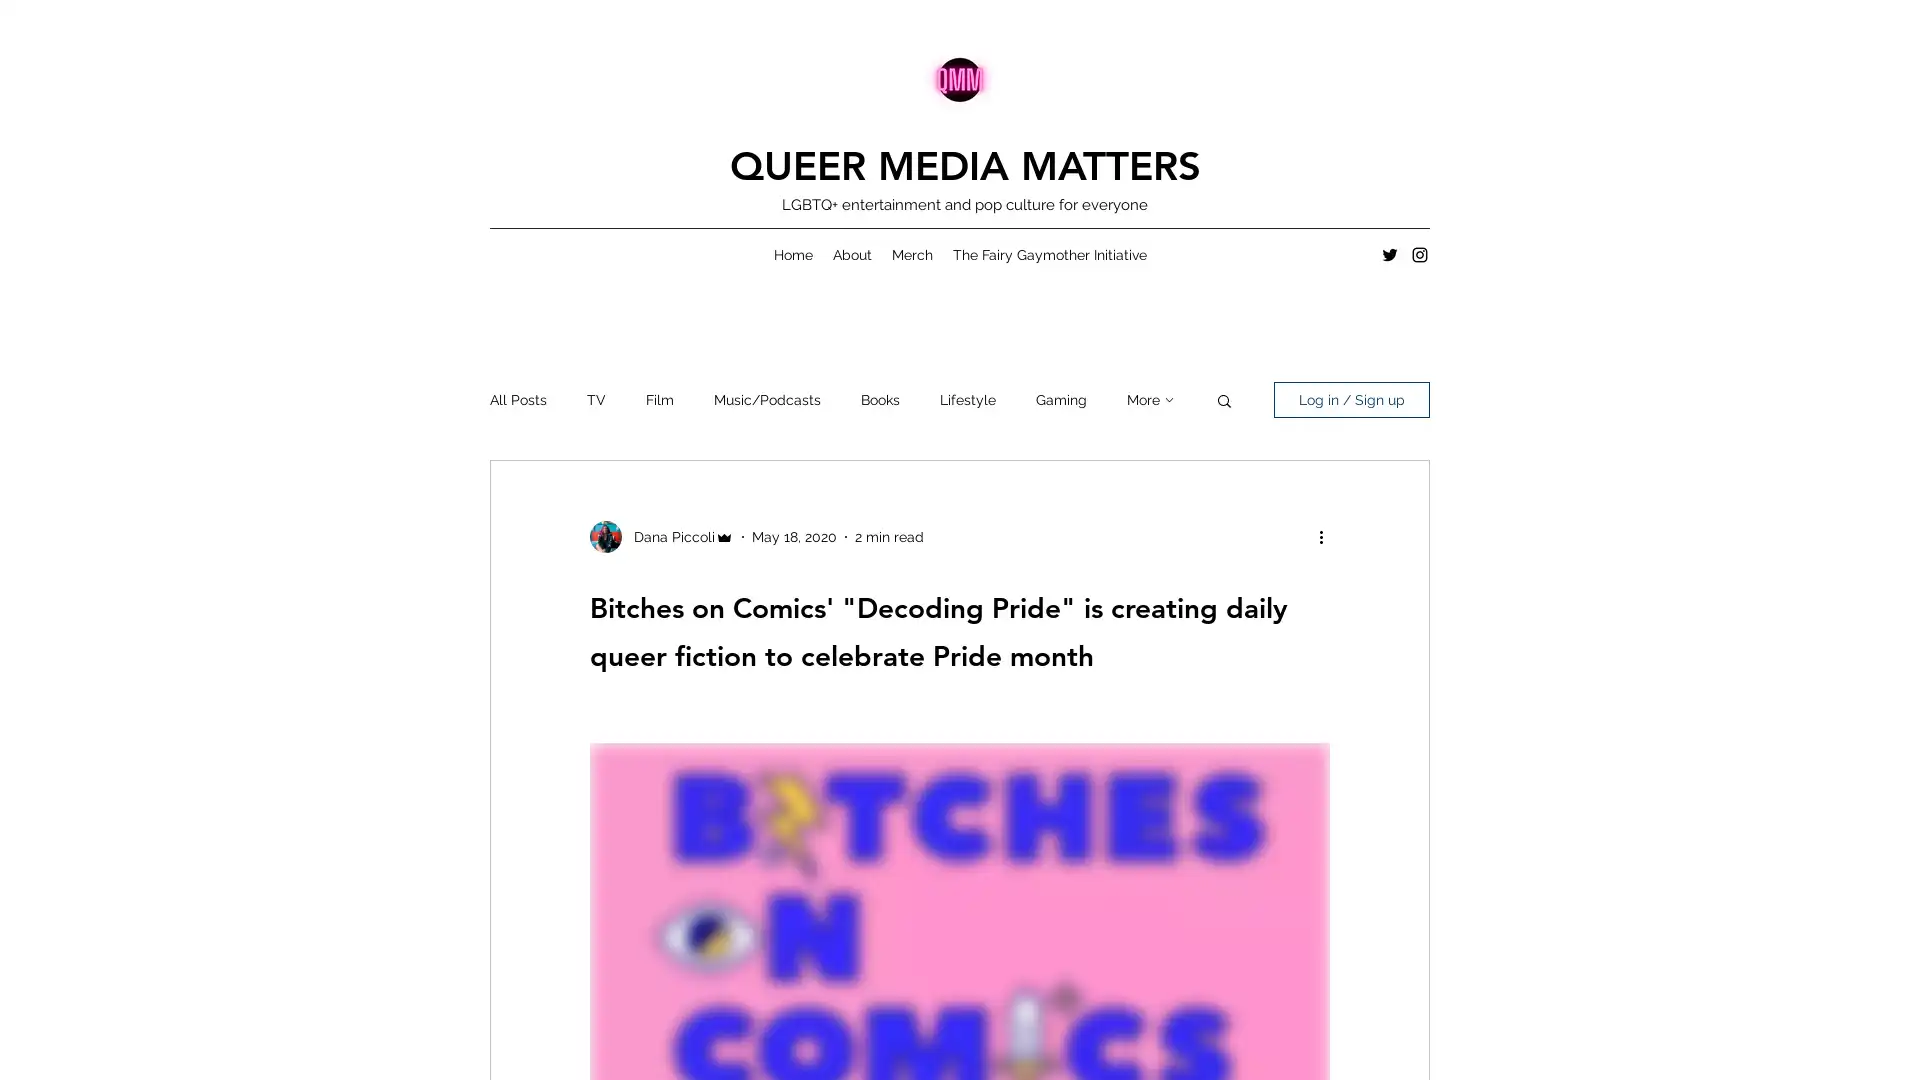 The width and height of the screenshot is (1920, 1080). What do you see at coordinates (880, 400) in the screenshot?
I see `Books` at bounding box center [880, 400].